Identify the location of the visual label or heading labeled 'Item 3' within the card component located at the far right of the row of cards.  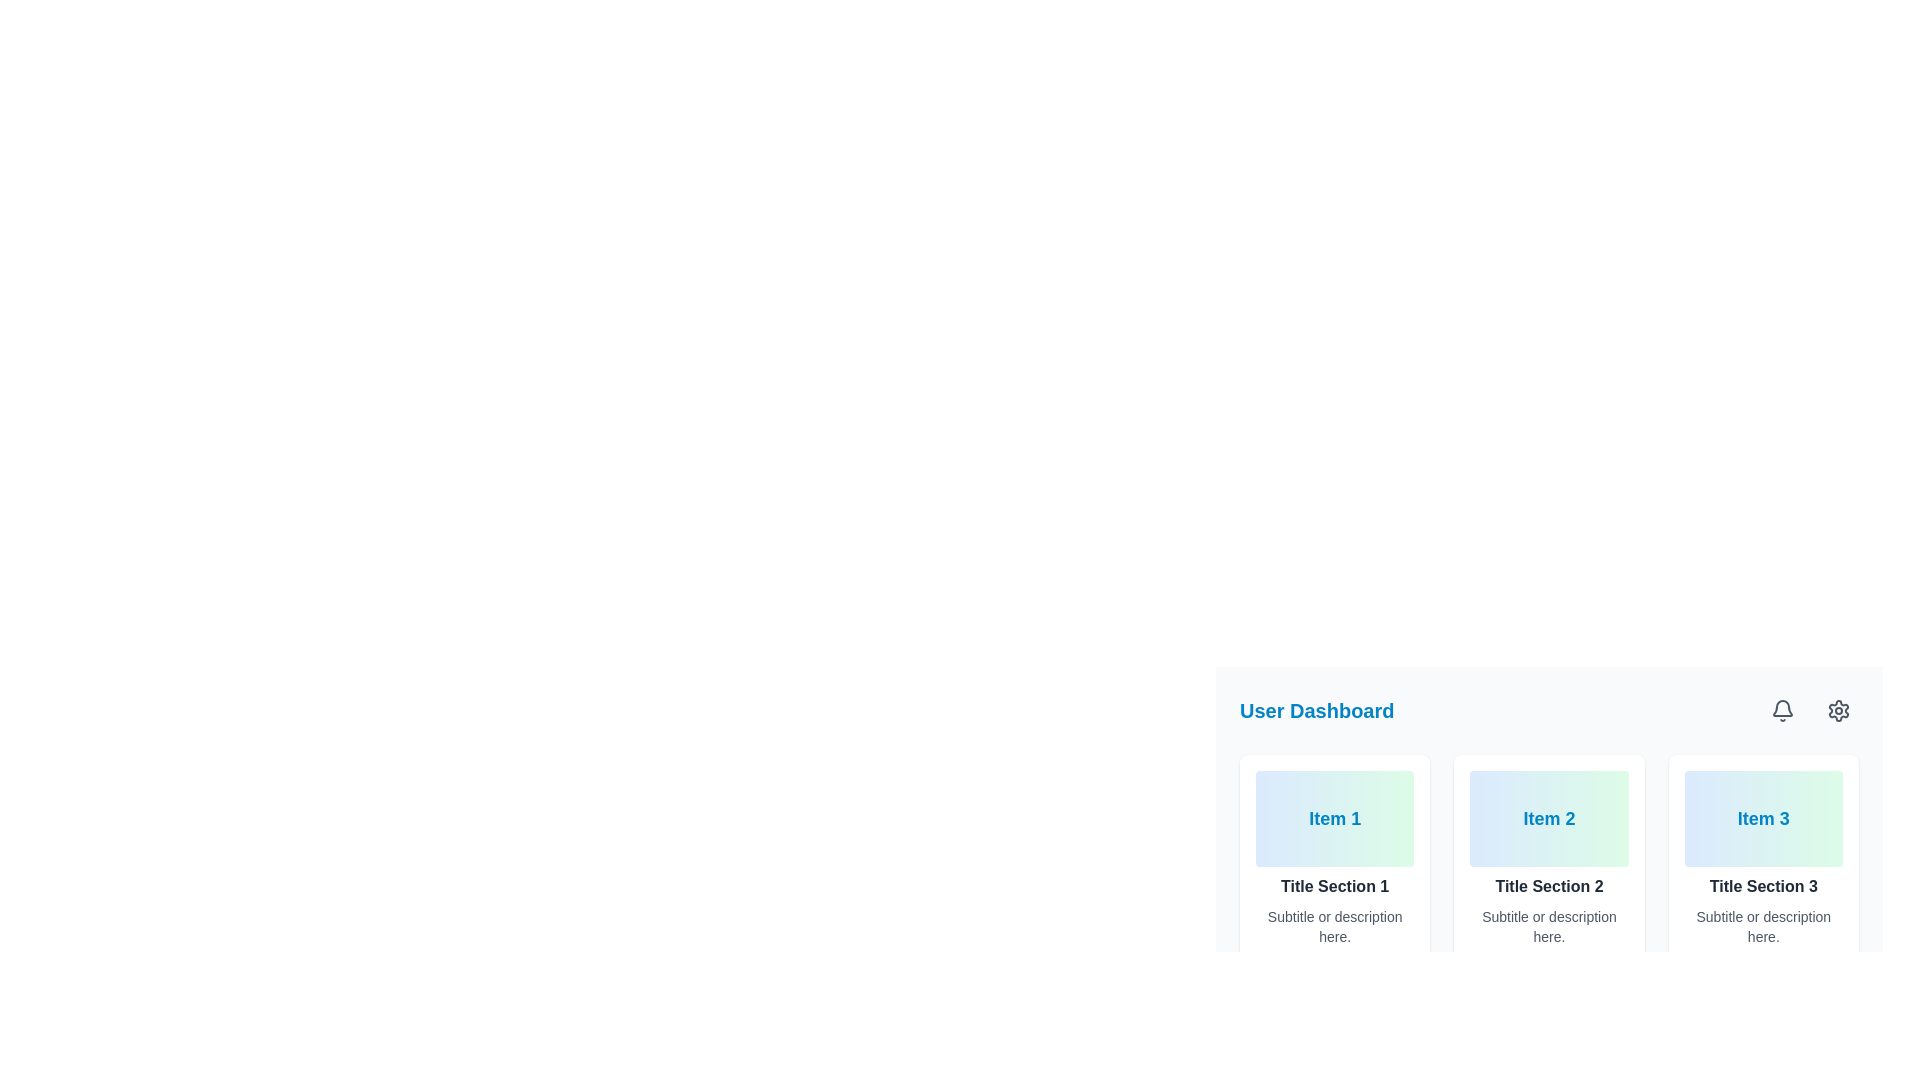
(1763, 818).